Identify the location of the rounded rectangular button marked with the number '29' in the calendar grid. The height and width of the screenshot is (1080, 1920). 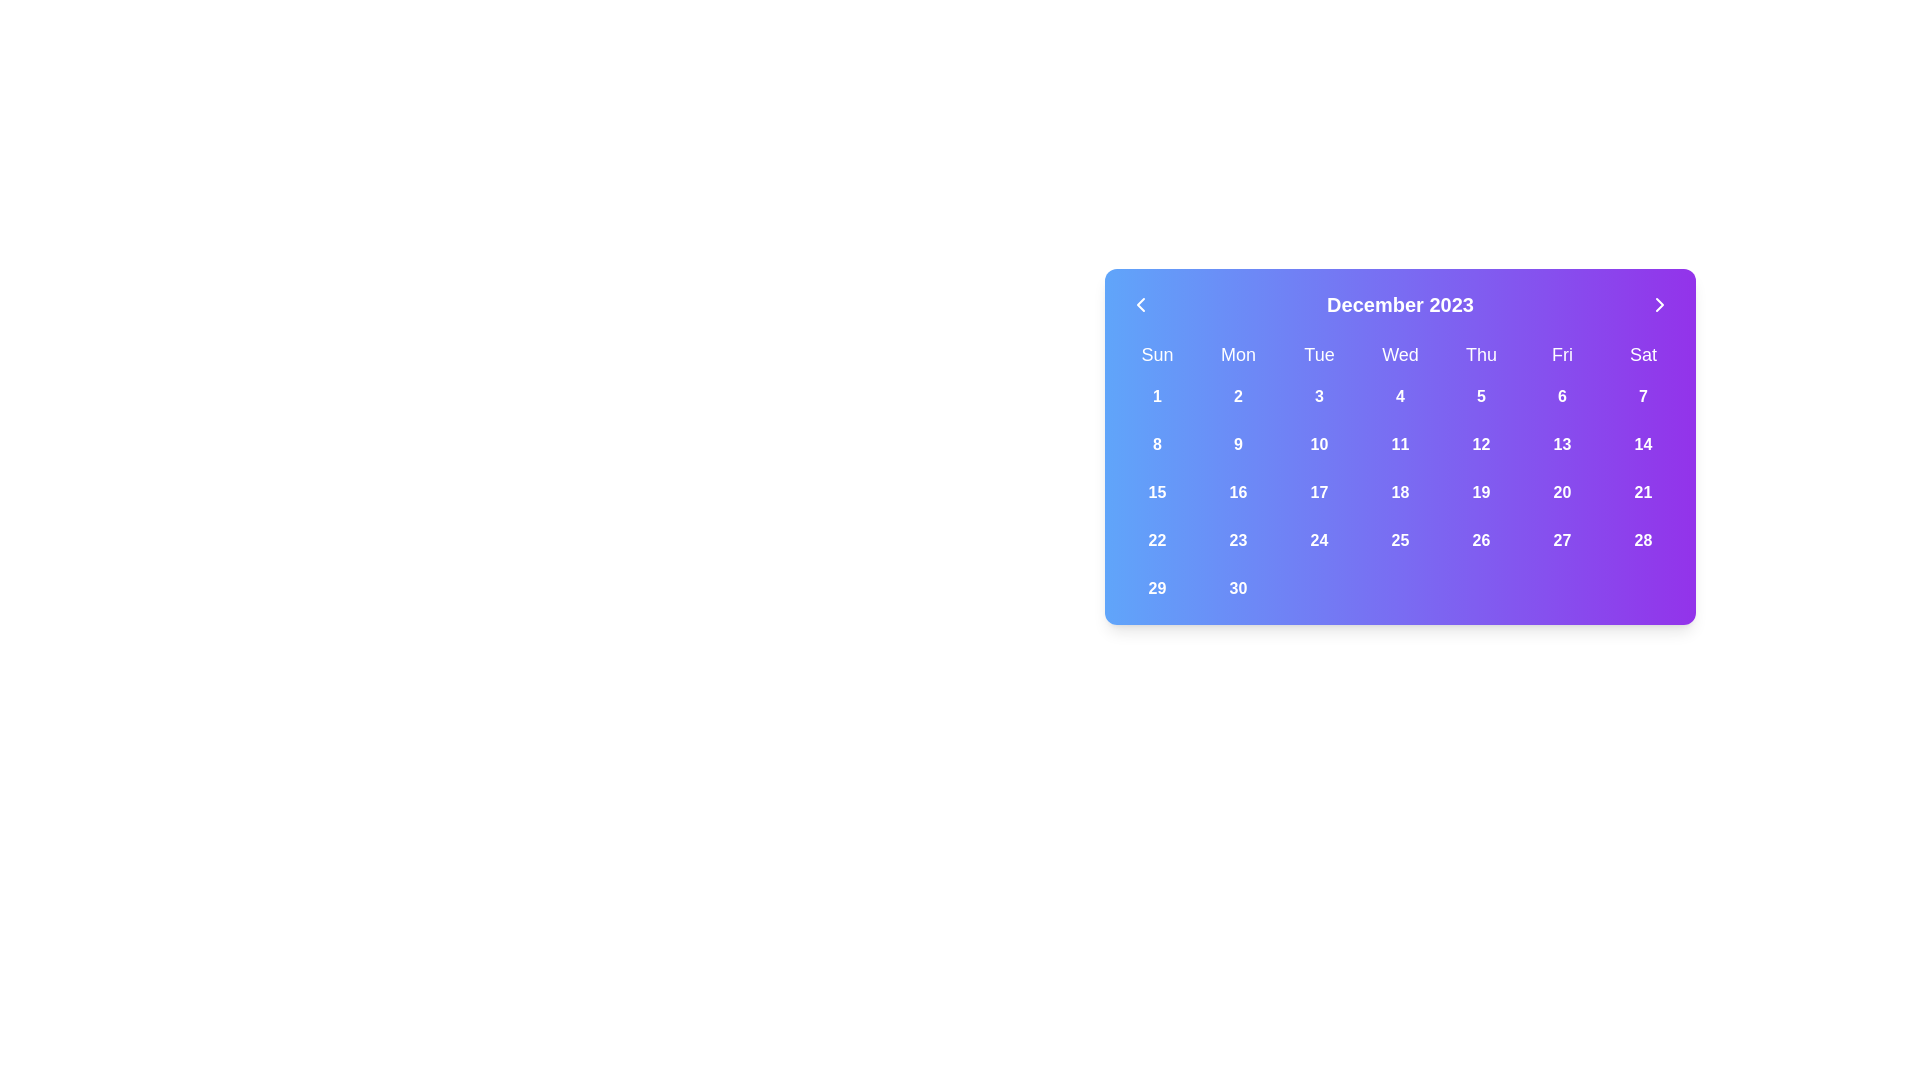
(1157, 588).